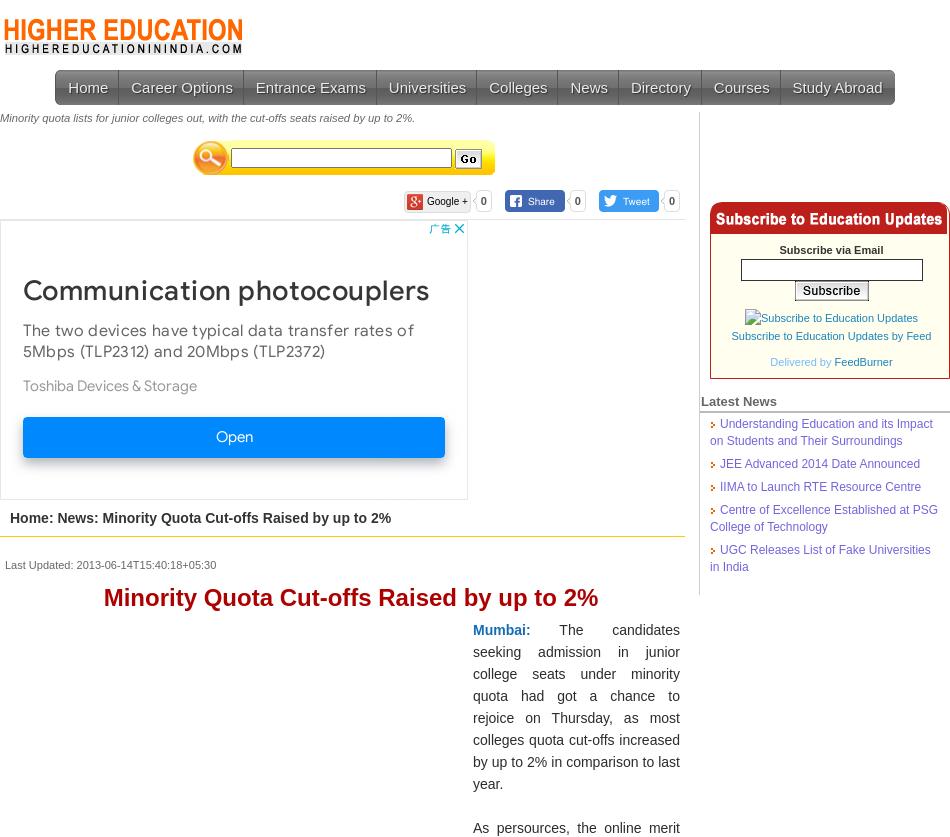 The height and width of the screenshot is (837, 950). Describe the element at coordinates (819, 558) in the screenshot. I see `'UGC Releases List of Fake Universities in India'` at that location.